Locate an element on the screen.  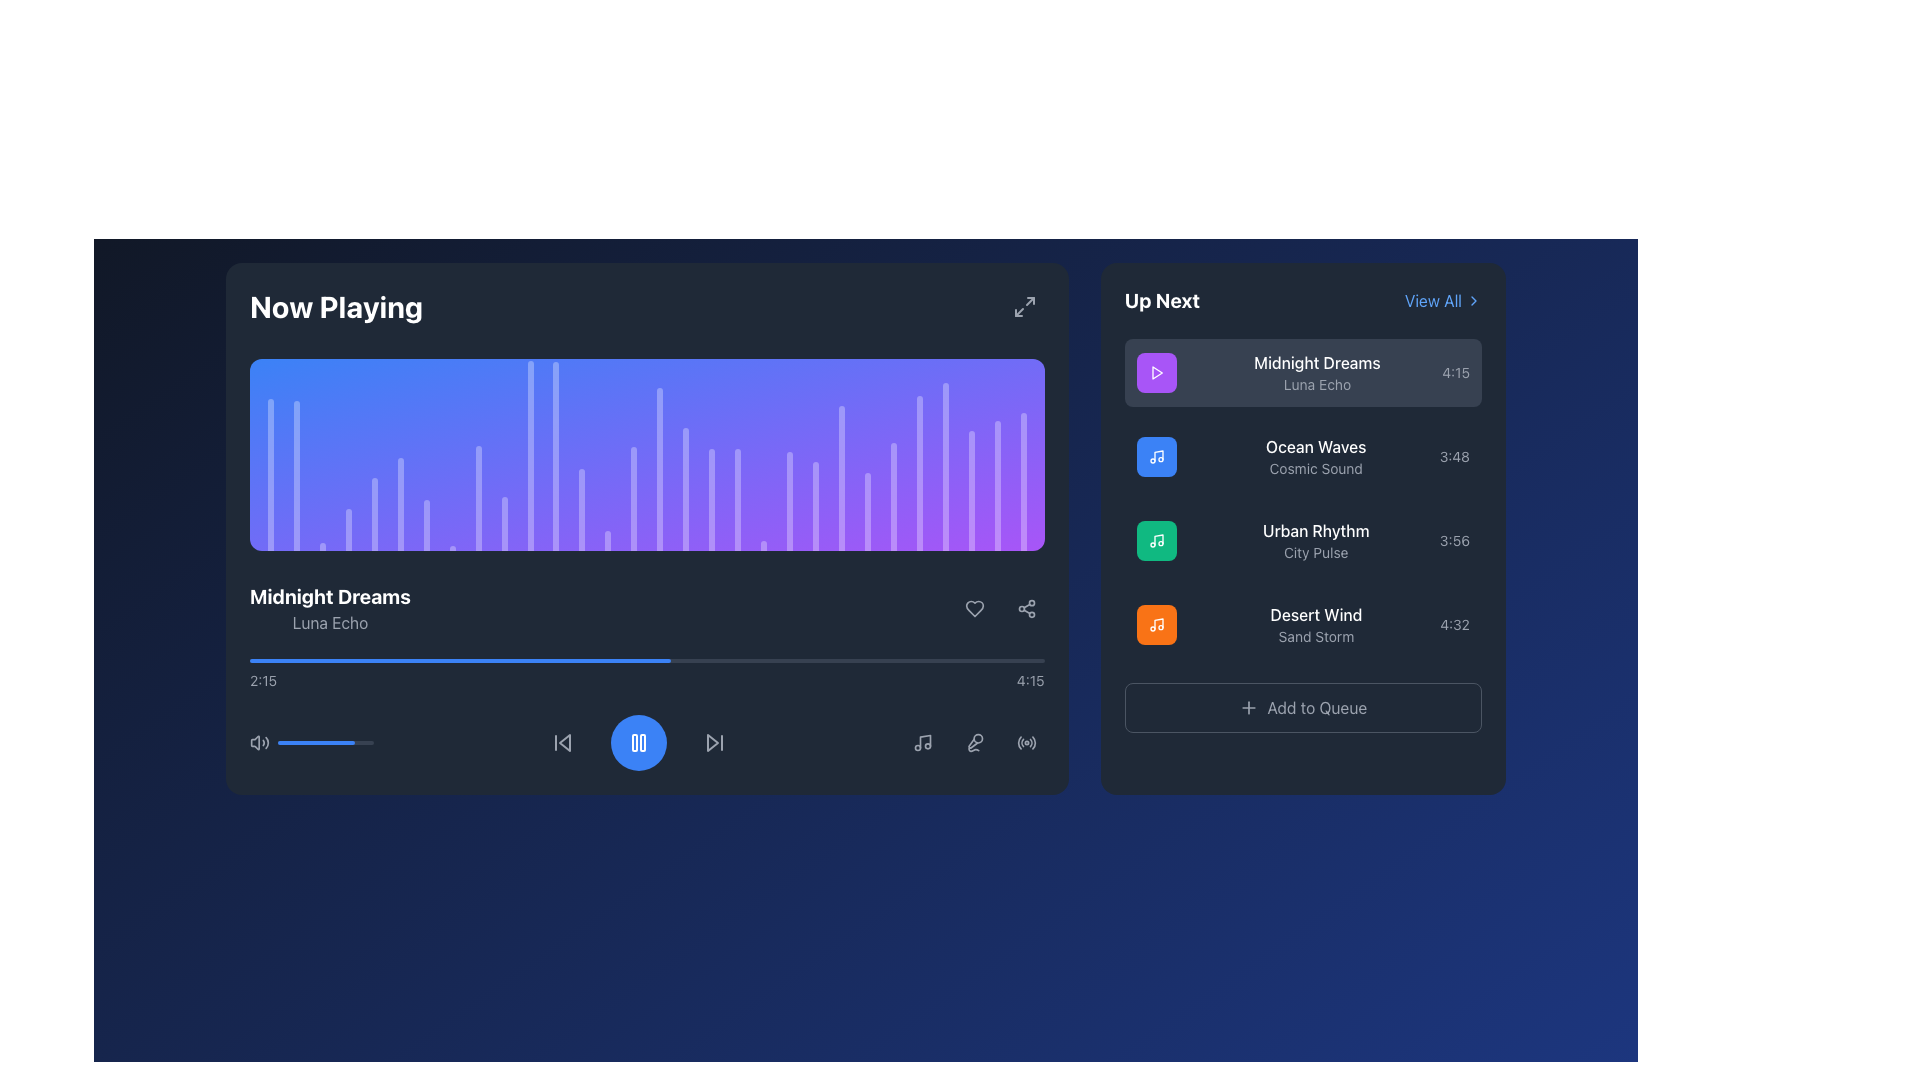
the 18th graphical bar in the waveform chart, which represents a specific sound amplitude or frequency in the music track is located at coordinates (737, 498).